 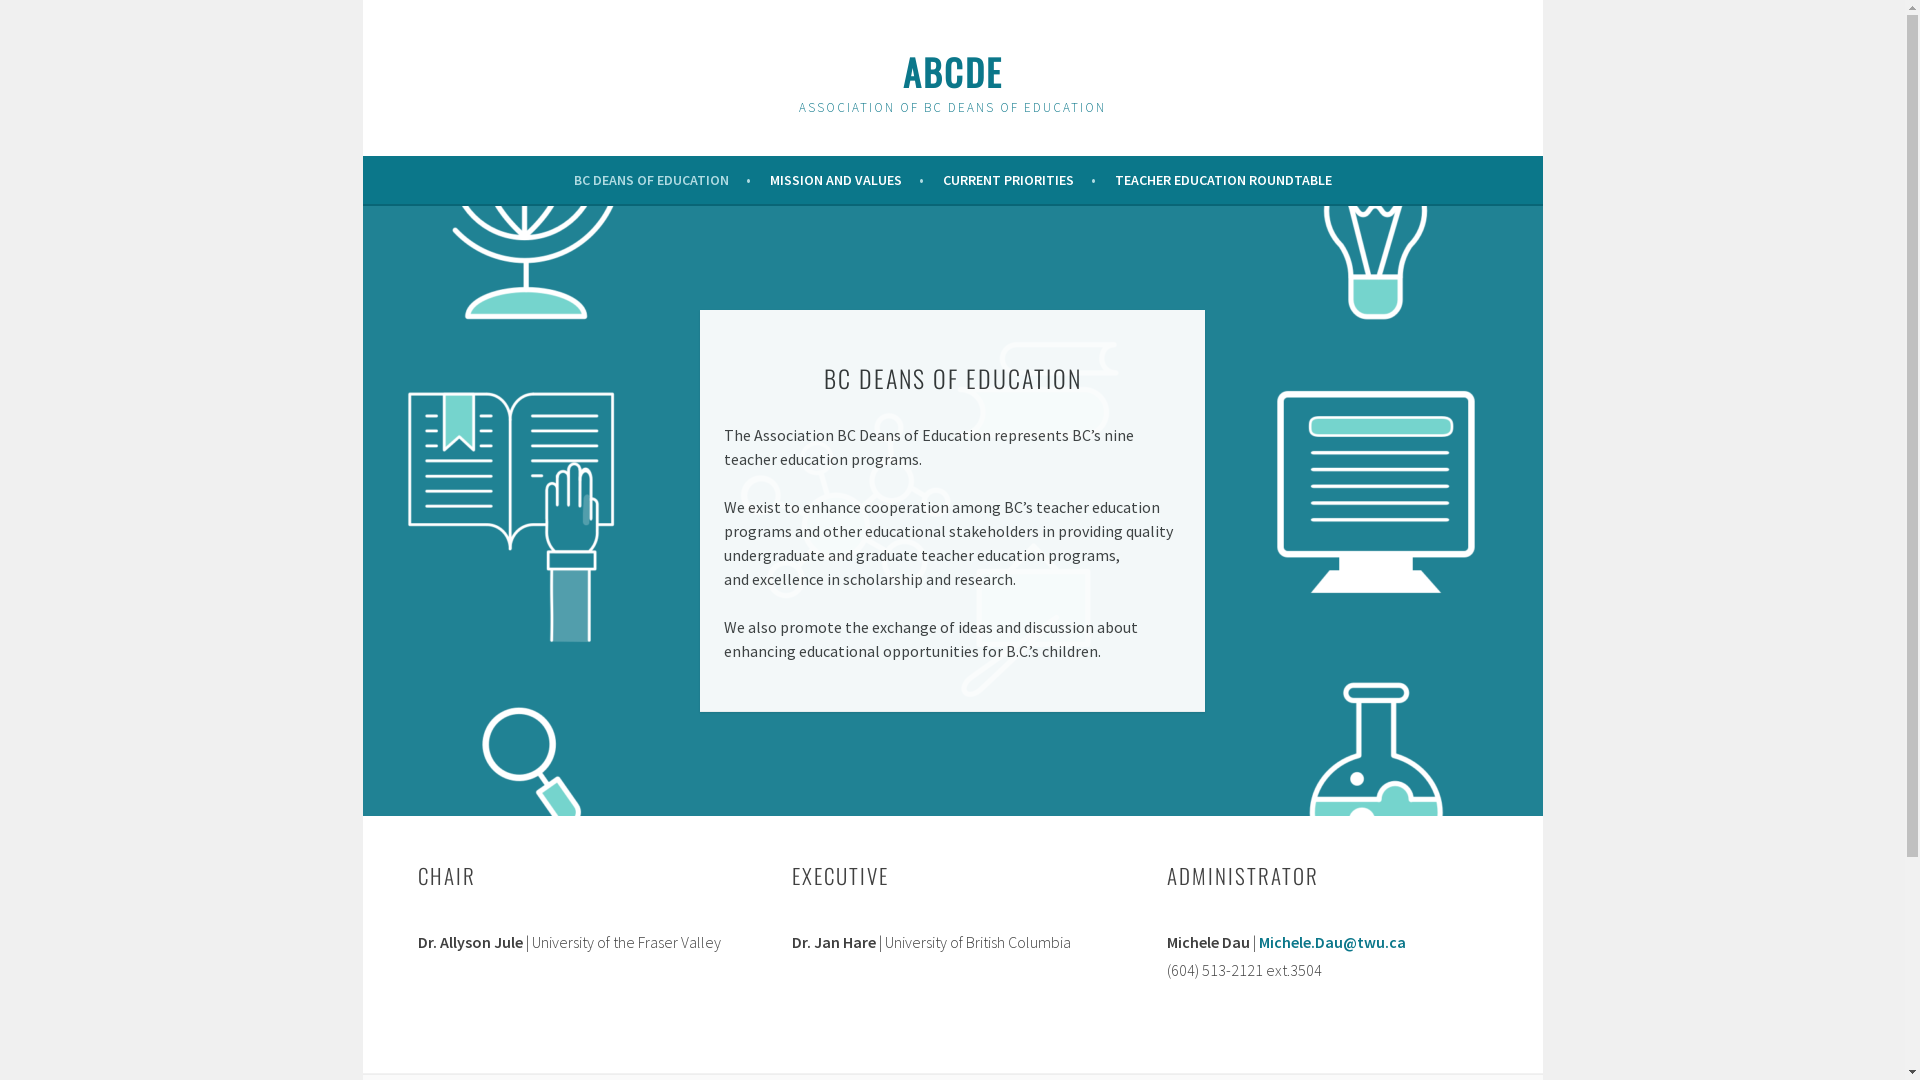 What do you see at coordinates (1331, 941) in the screenshot?
I see `'Michele.Dau@twu.ca'` at bounding box center [1331, 941].